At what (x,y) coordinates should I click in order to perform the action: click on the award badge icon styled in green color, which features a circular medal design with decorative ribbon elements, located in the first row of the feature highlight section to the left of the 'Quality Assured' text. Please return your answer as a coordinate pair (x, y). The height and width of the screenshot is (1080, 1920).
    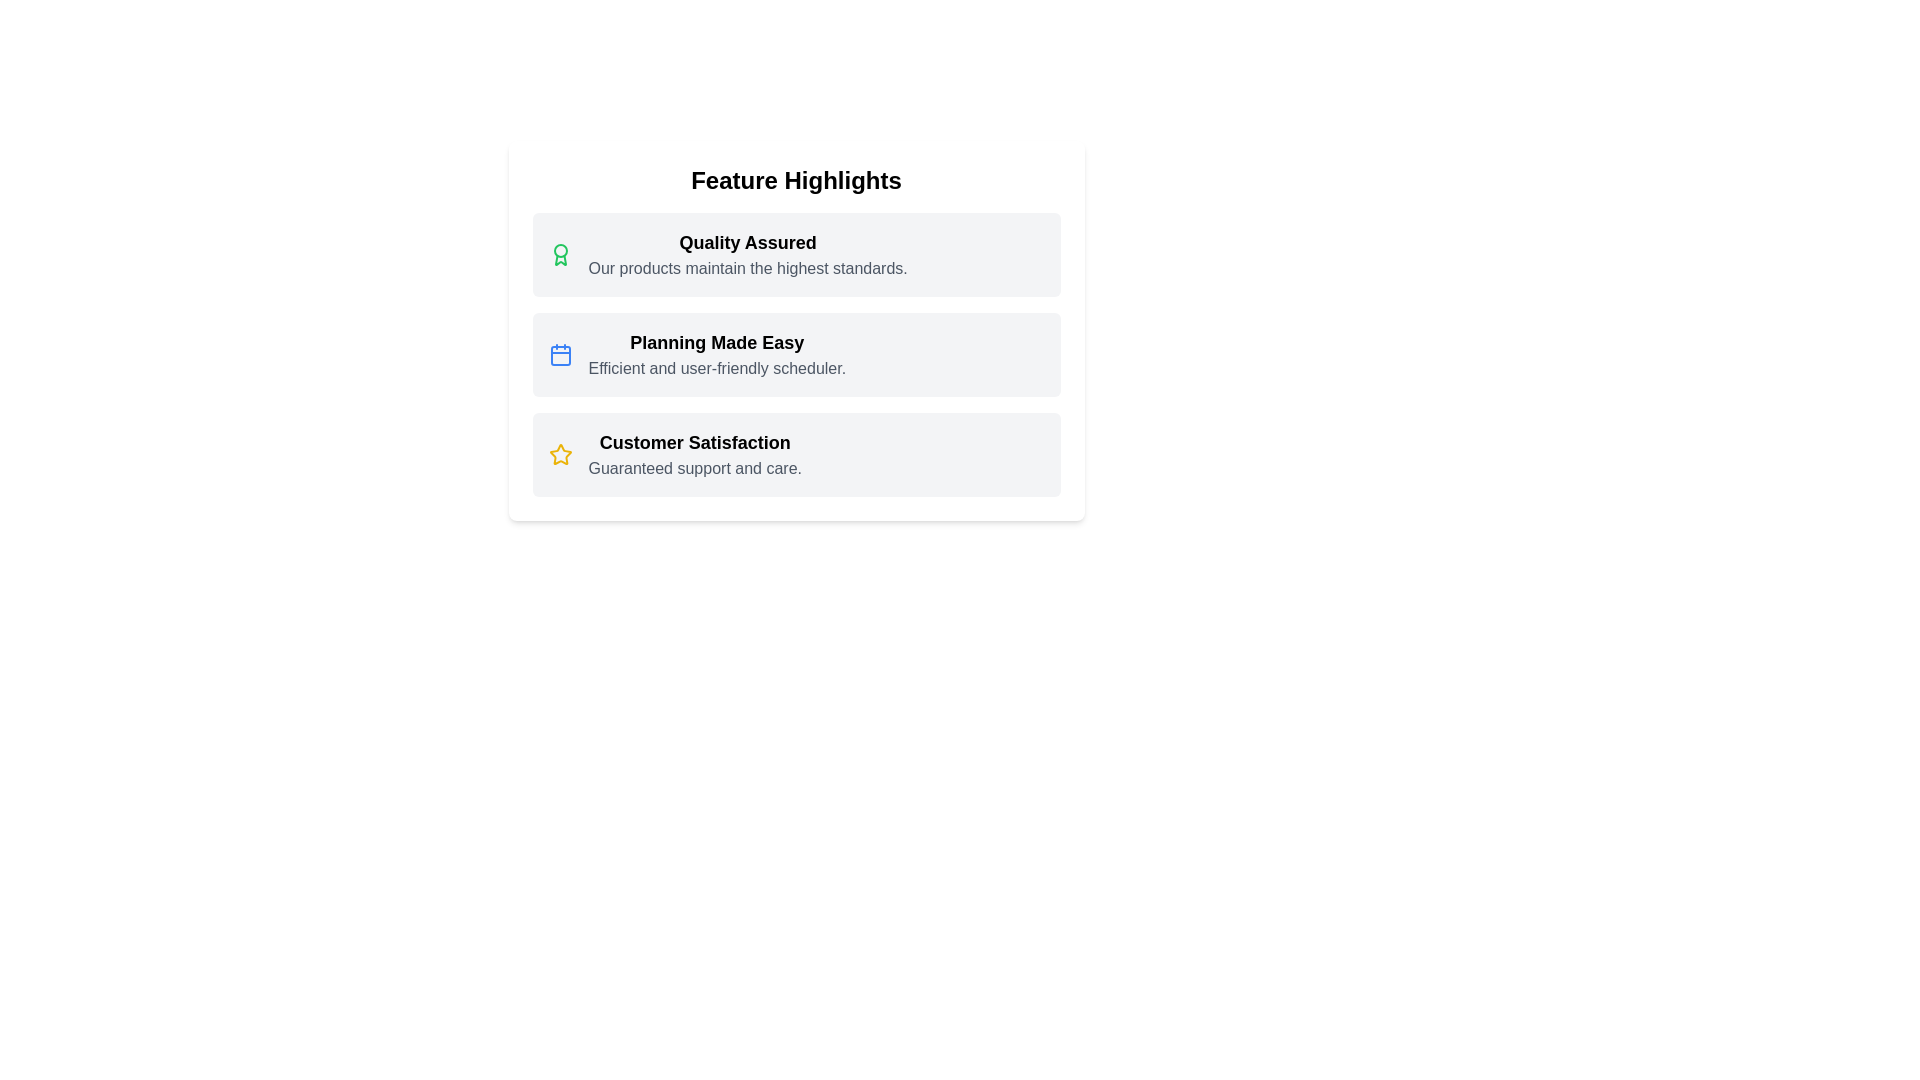
    Looking at the image, I should click on (560, 253).